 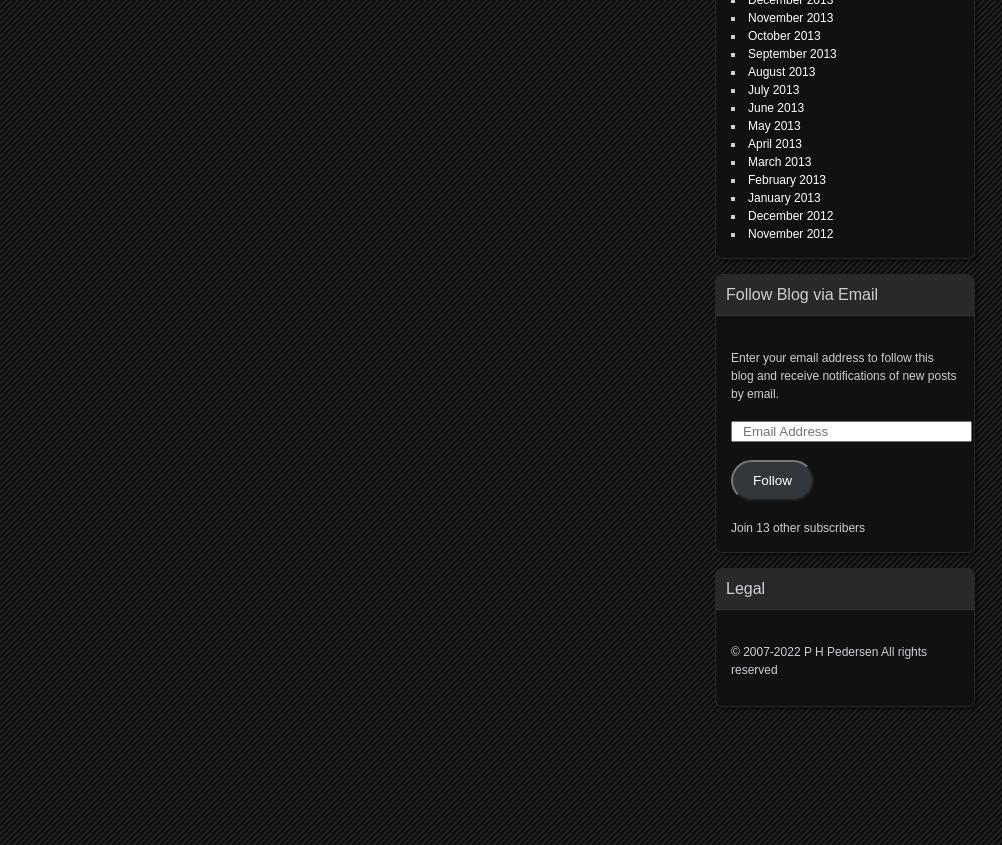 I want to click on 'June 2013', so click(x=775, y=107).